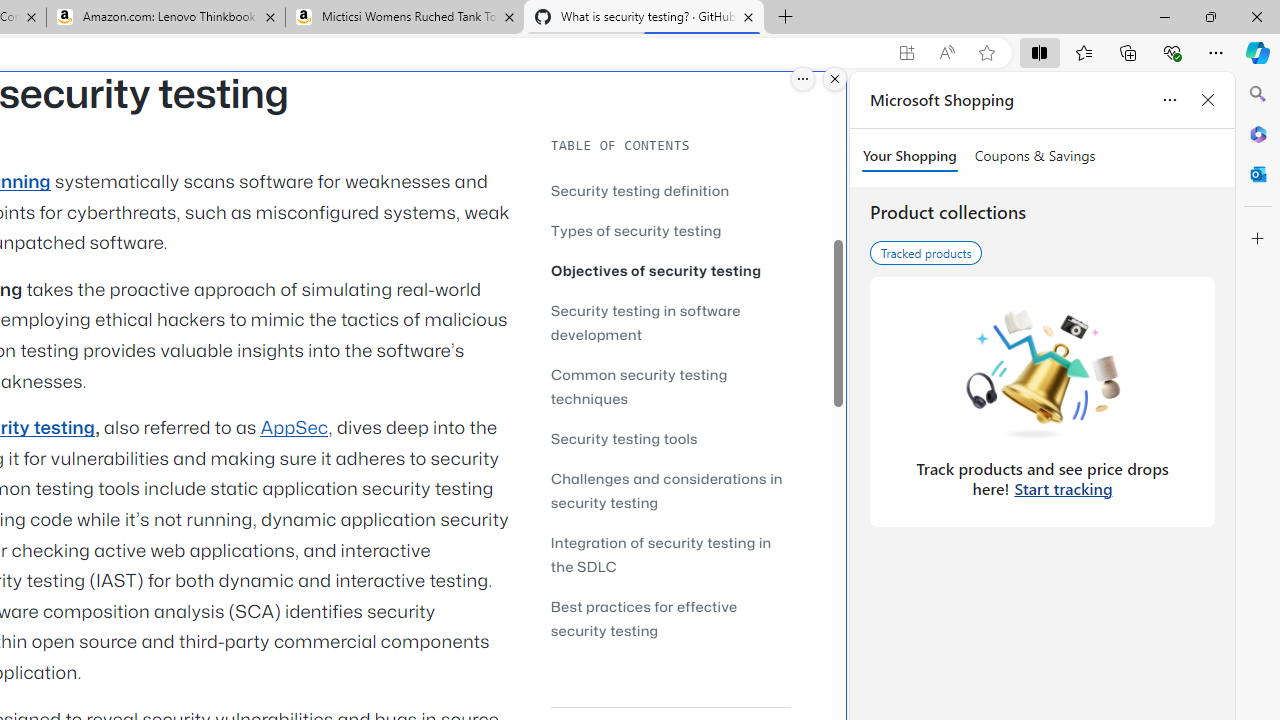  I want to click on 'Customize', so click(1257, 238).